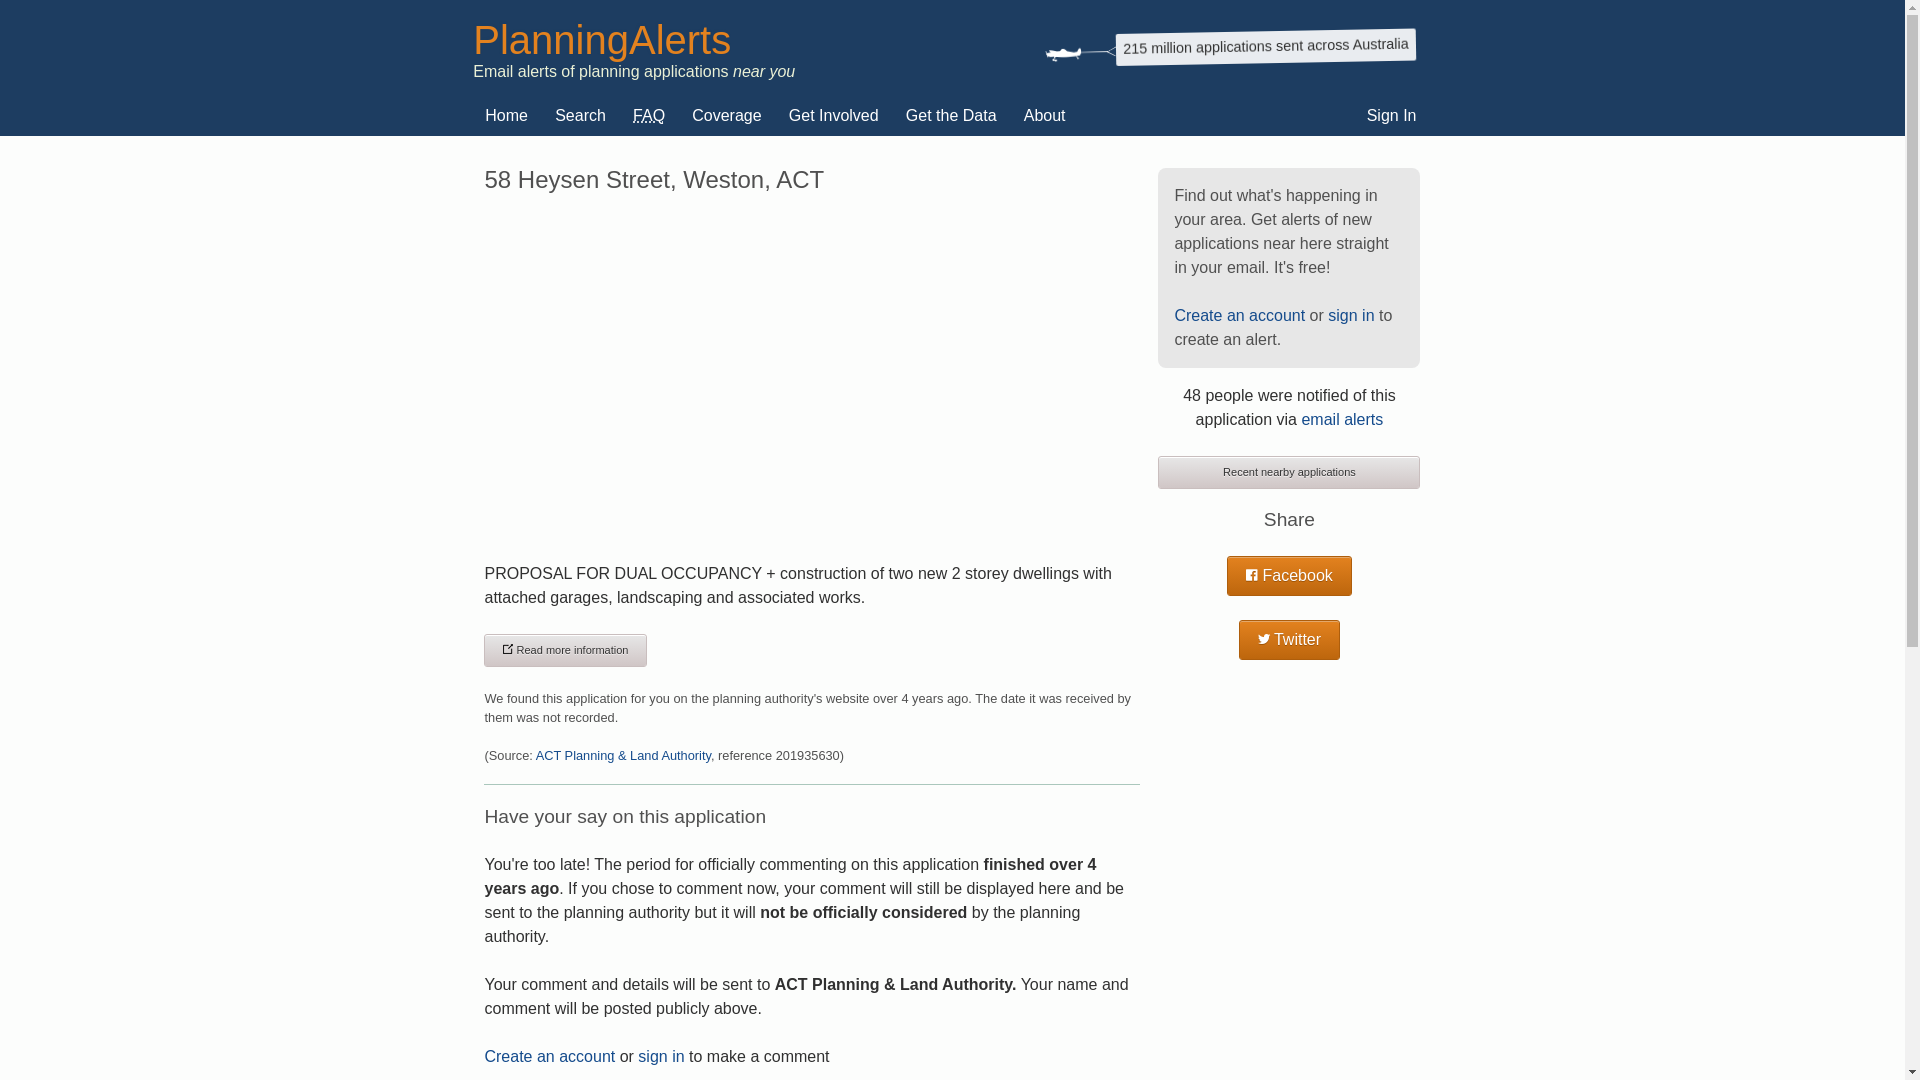 This screenshot has width=1920, height=1080. Describe the element at coordinates (637, 1055) in the screenshot. I see `'sign in'` at that location.